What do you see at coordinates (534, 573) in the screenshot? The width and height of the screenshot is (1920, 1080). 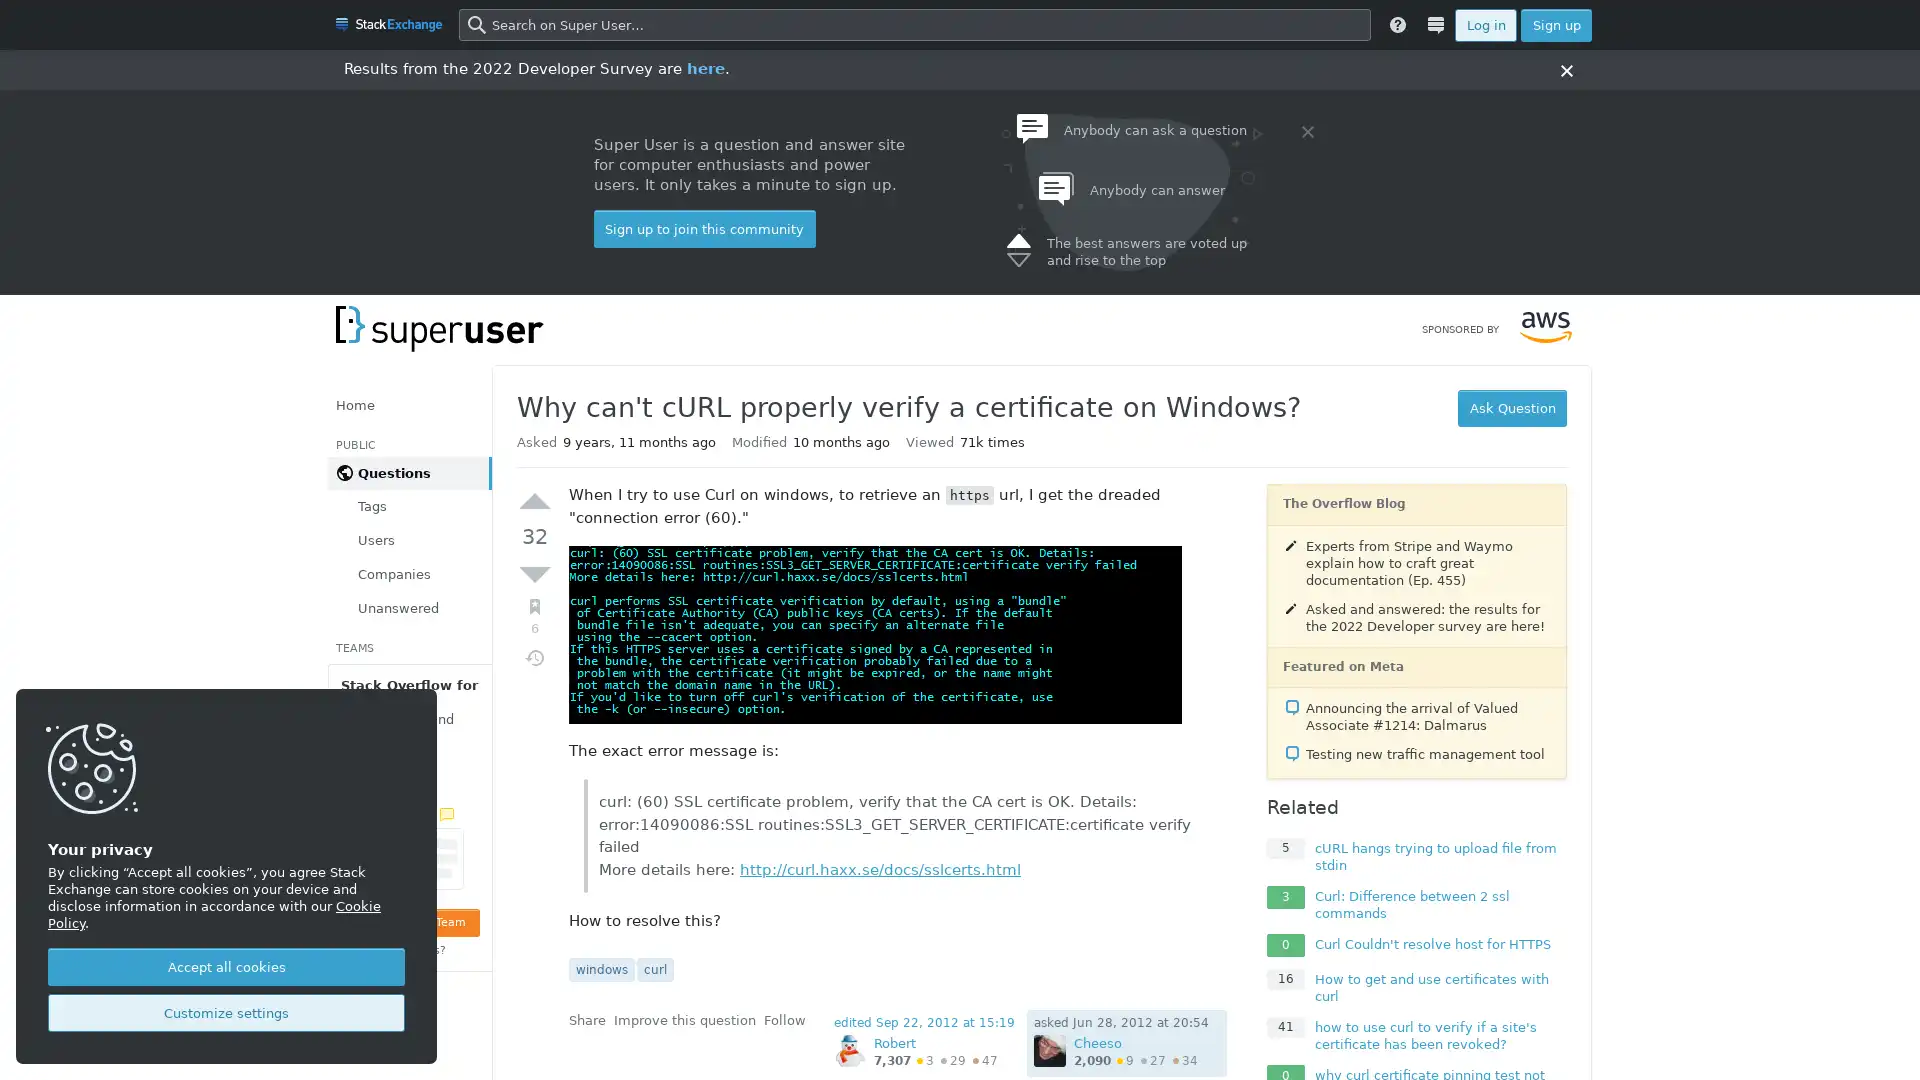 I see `Down vote` at bounding box center [534, 573].